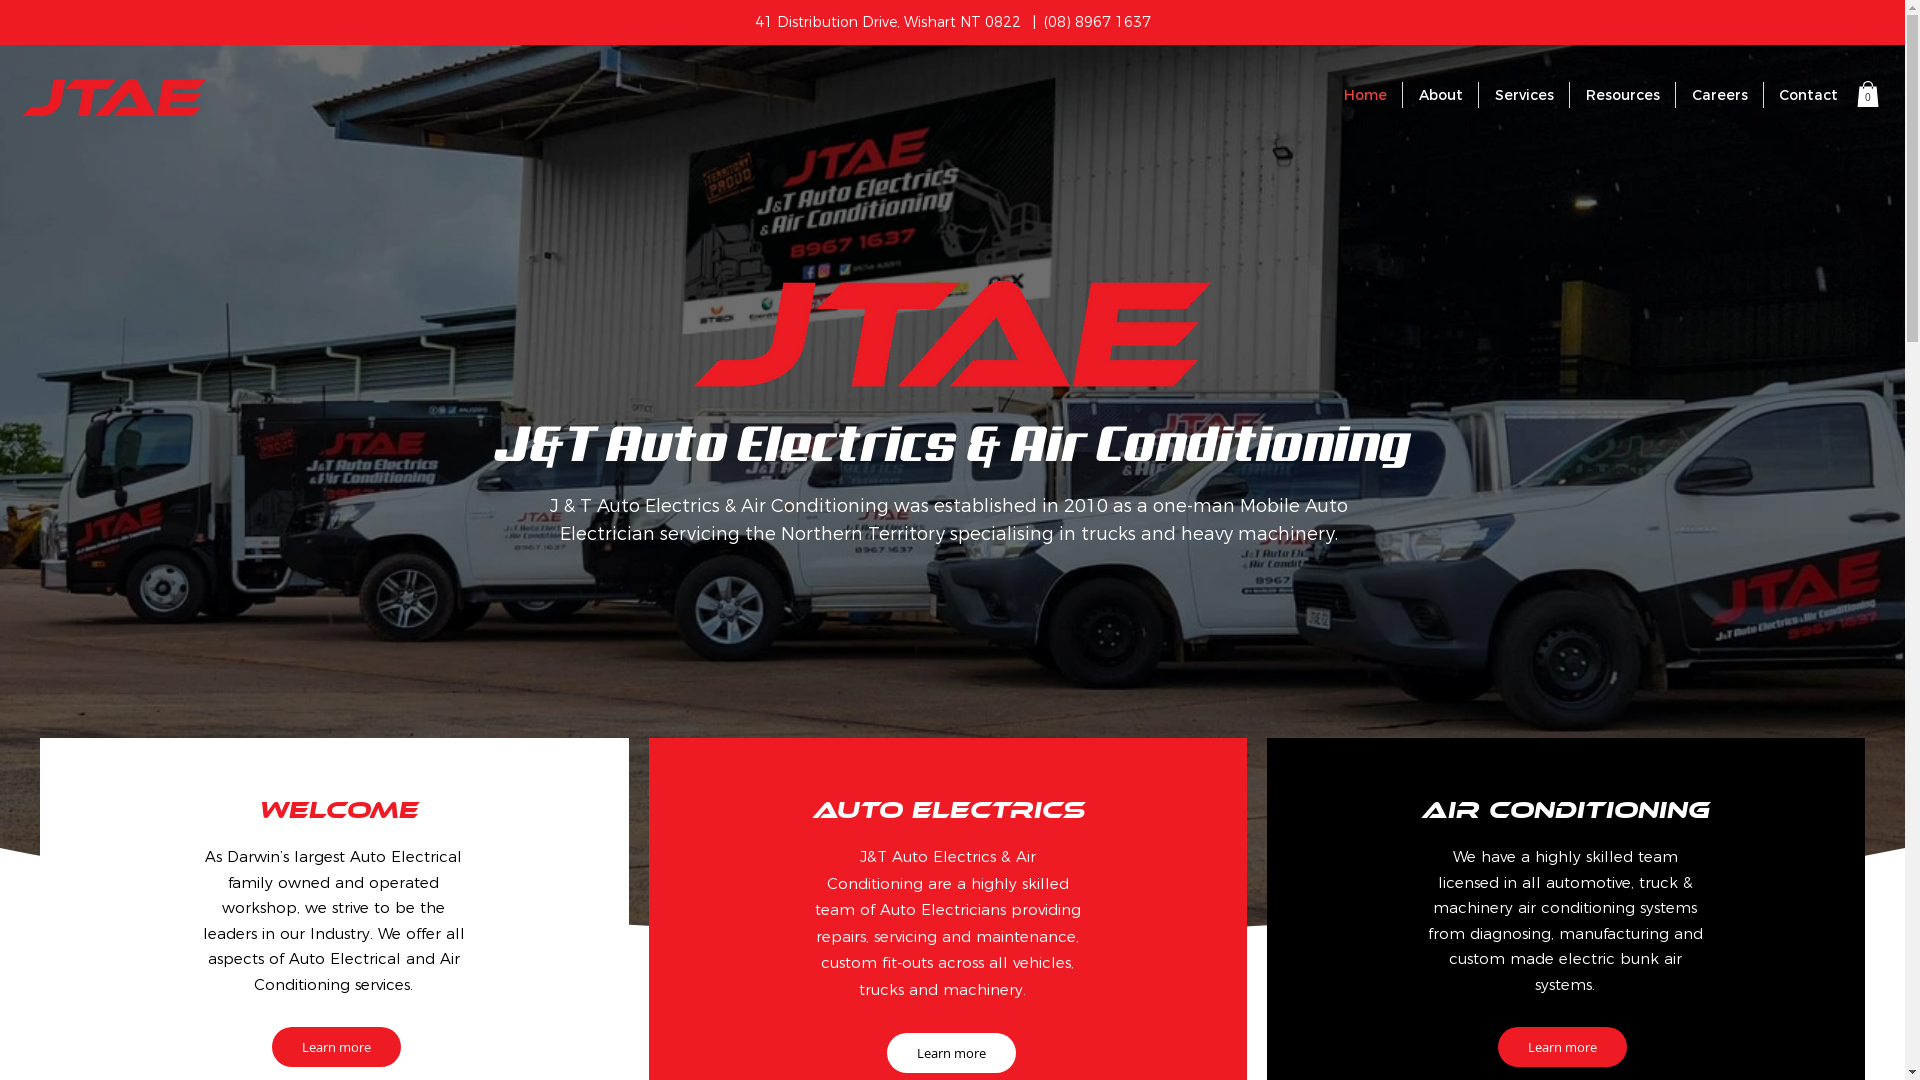  I want to click on '0', so click(1866, 93).